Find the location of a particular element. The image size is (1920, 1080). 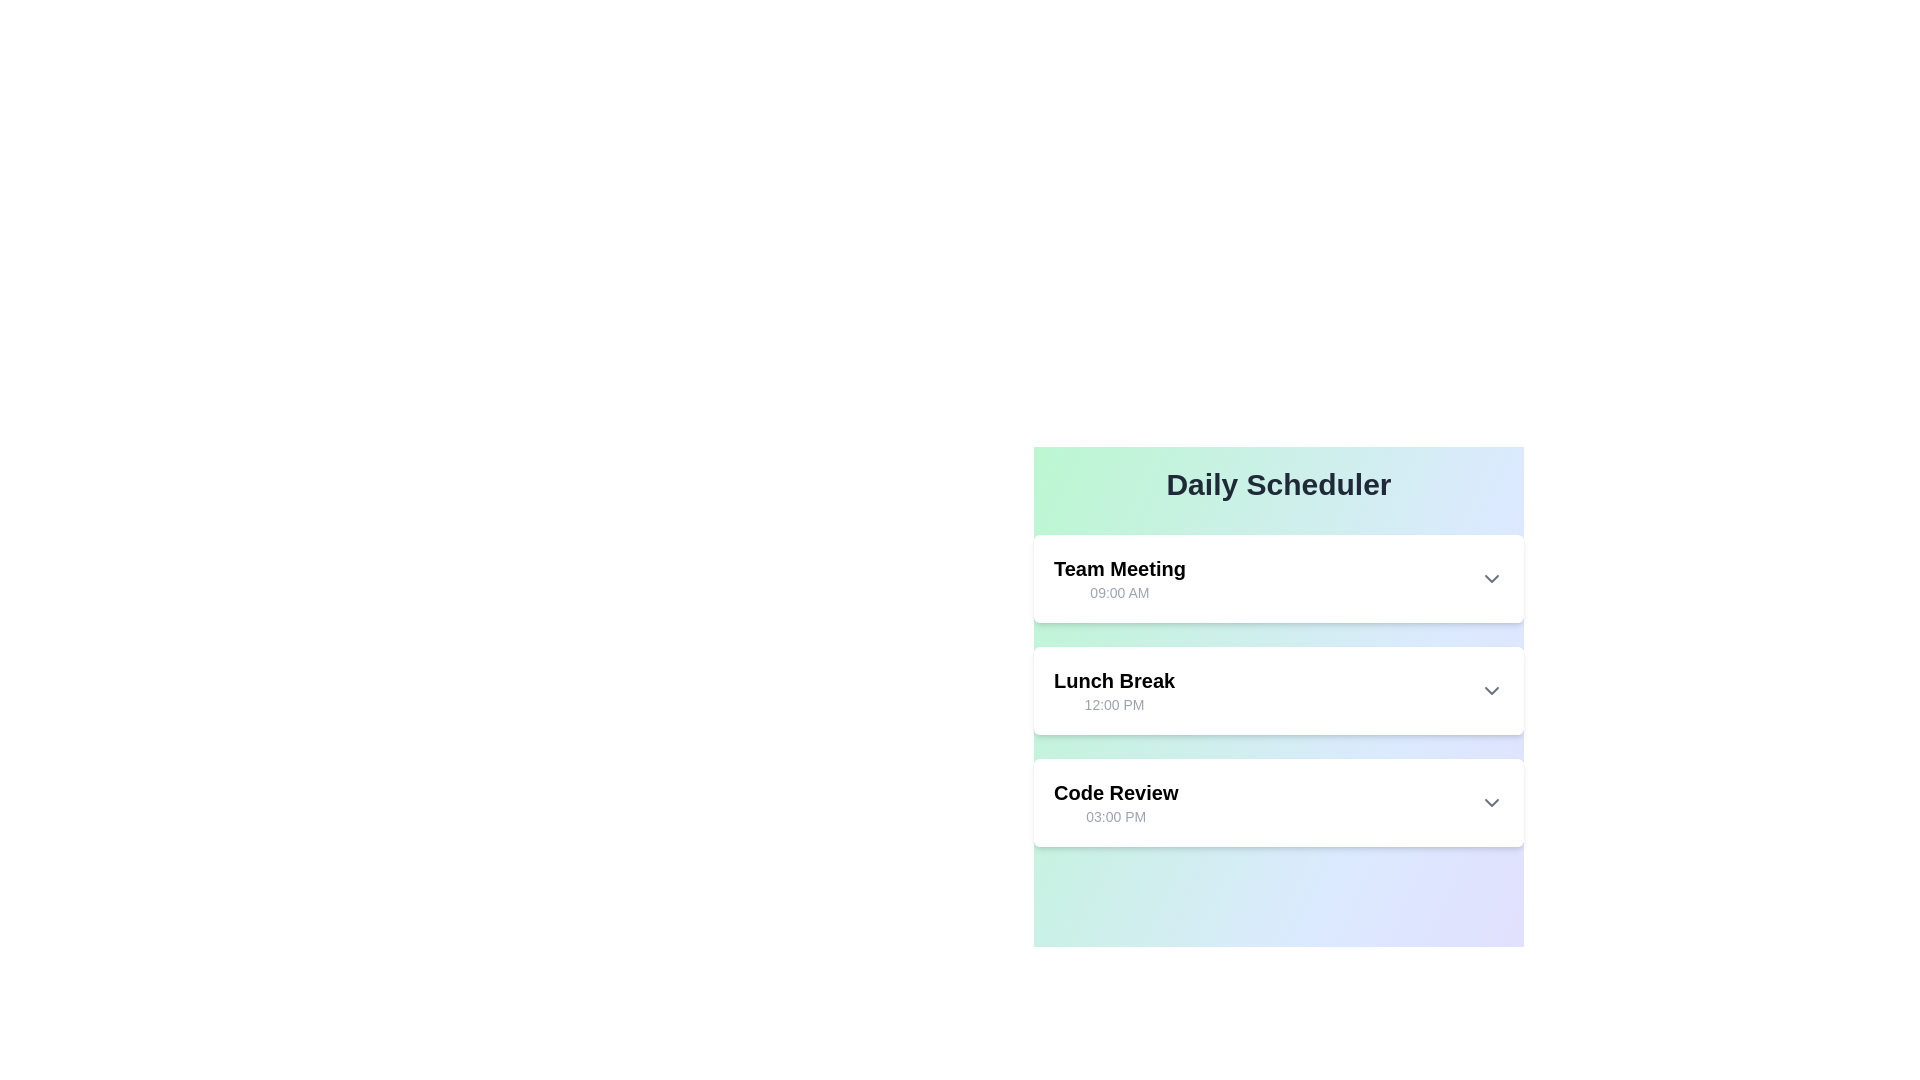

the chevron-down icon in the 'Lunch Break' row is located at coordinates (1492, 689).